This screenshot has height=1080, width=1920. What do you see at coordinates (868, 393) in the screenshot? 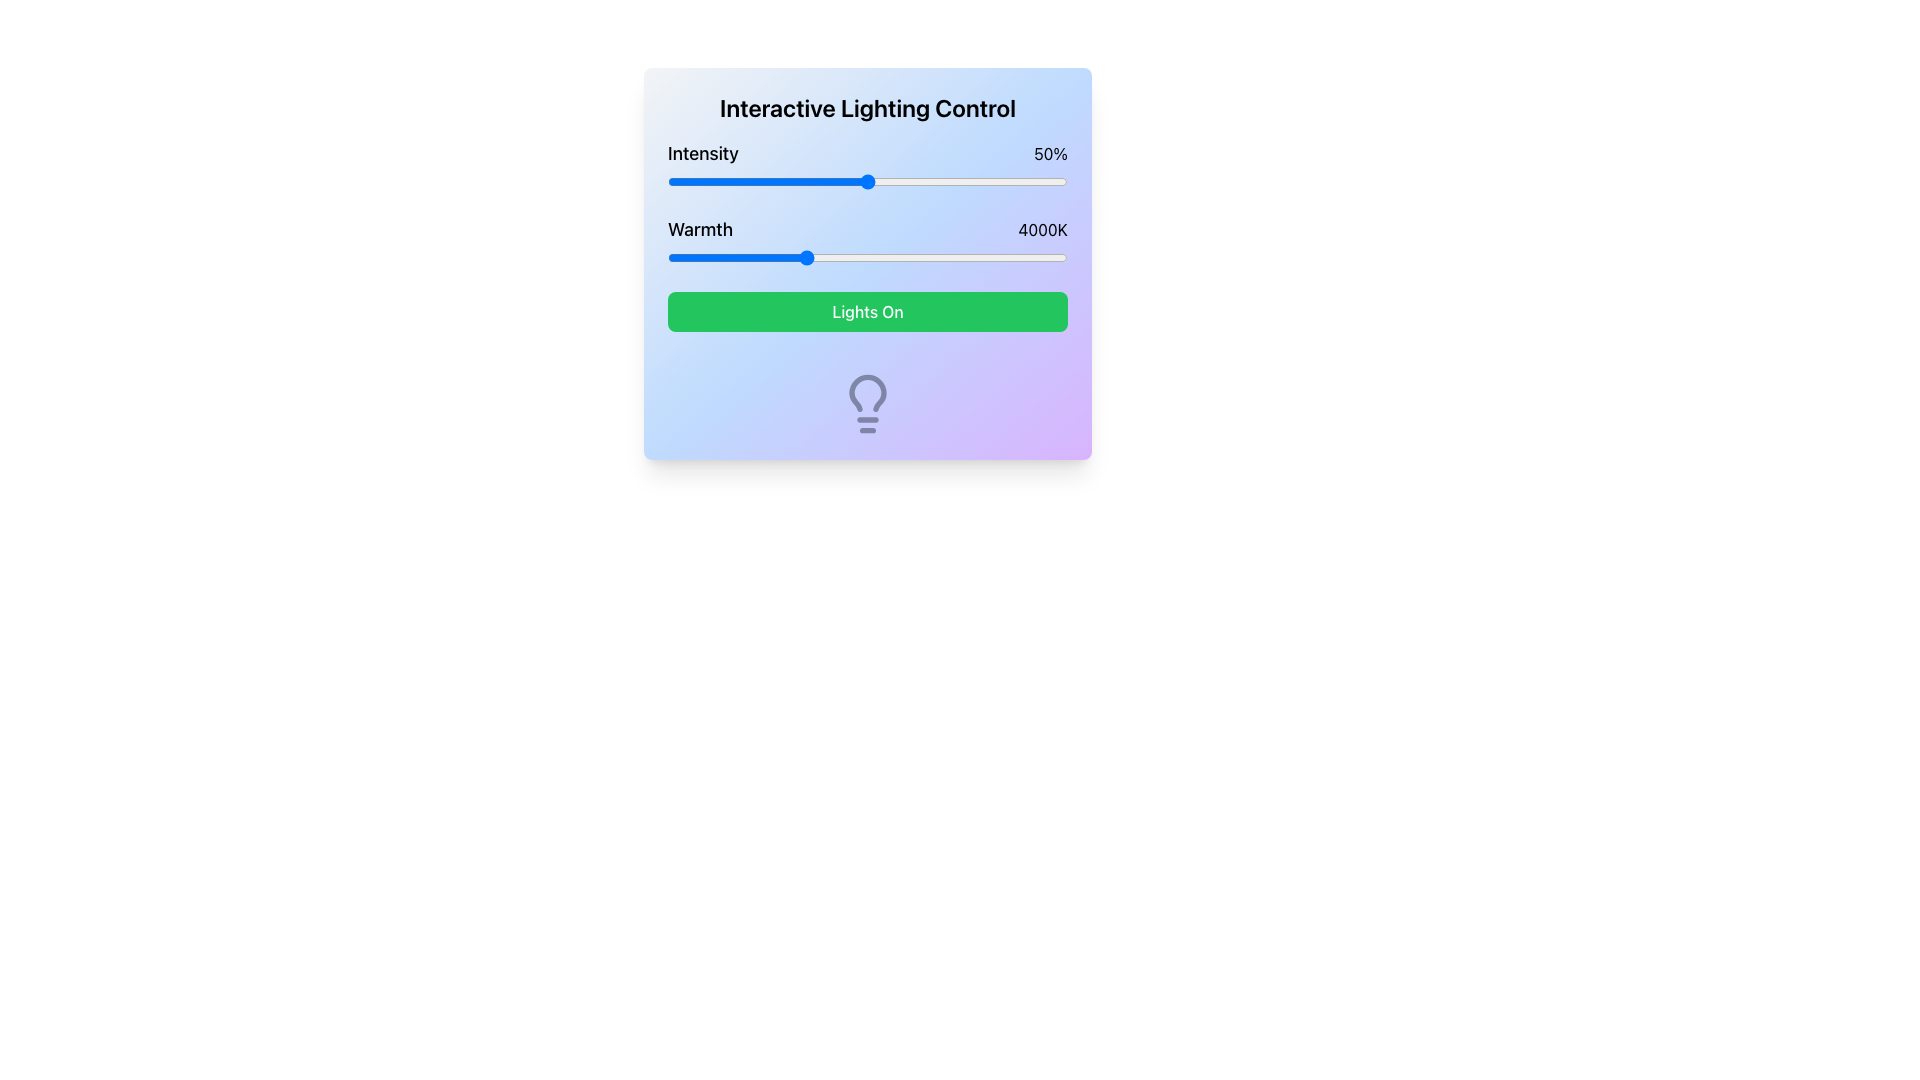
I see `the decorative lightbulb inner detailing icon located at the center top part of the bulb illustration` at bounding box center [868, 393].